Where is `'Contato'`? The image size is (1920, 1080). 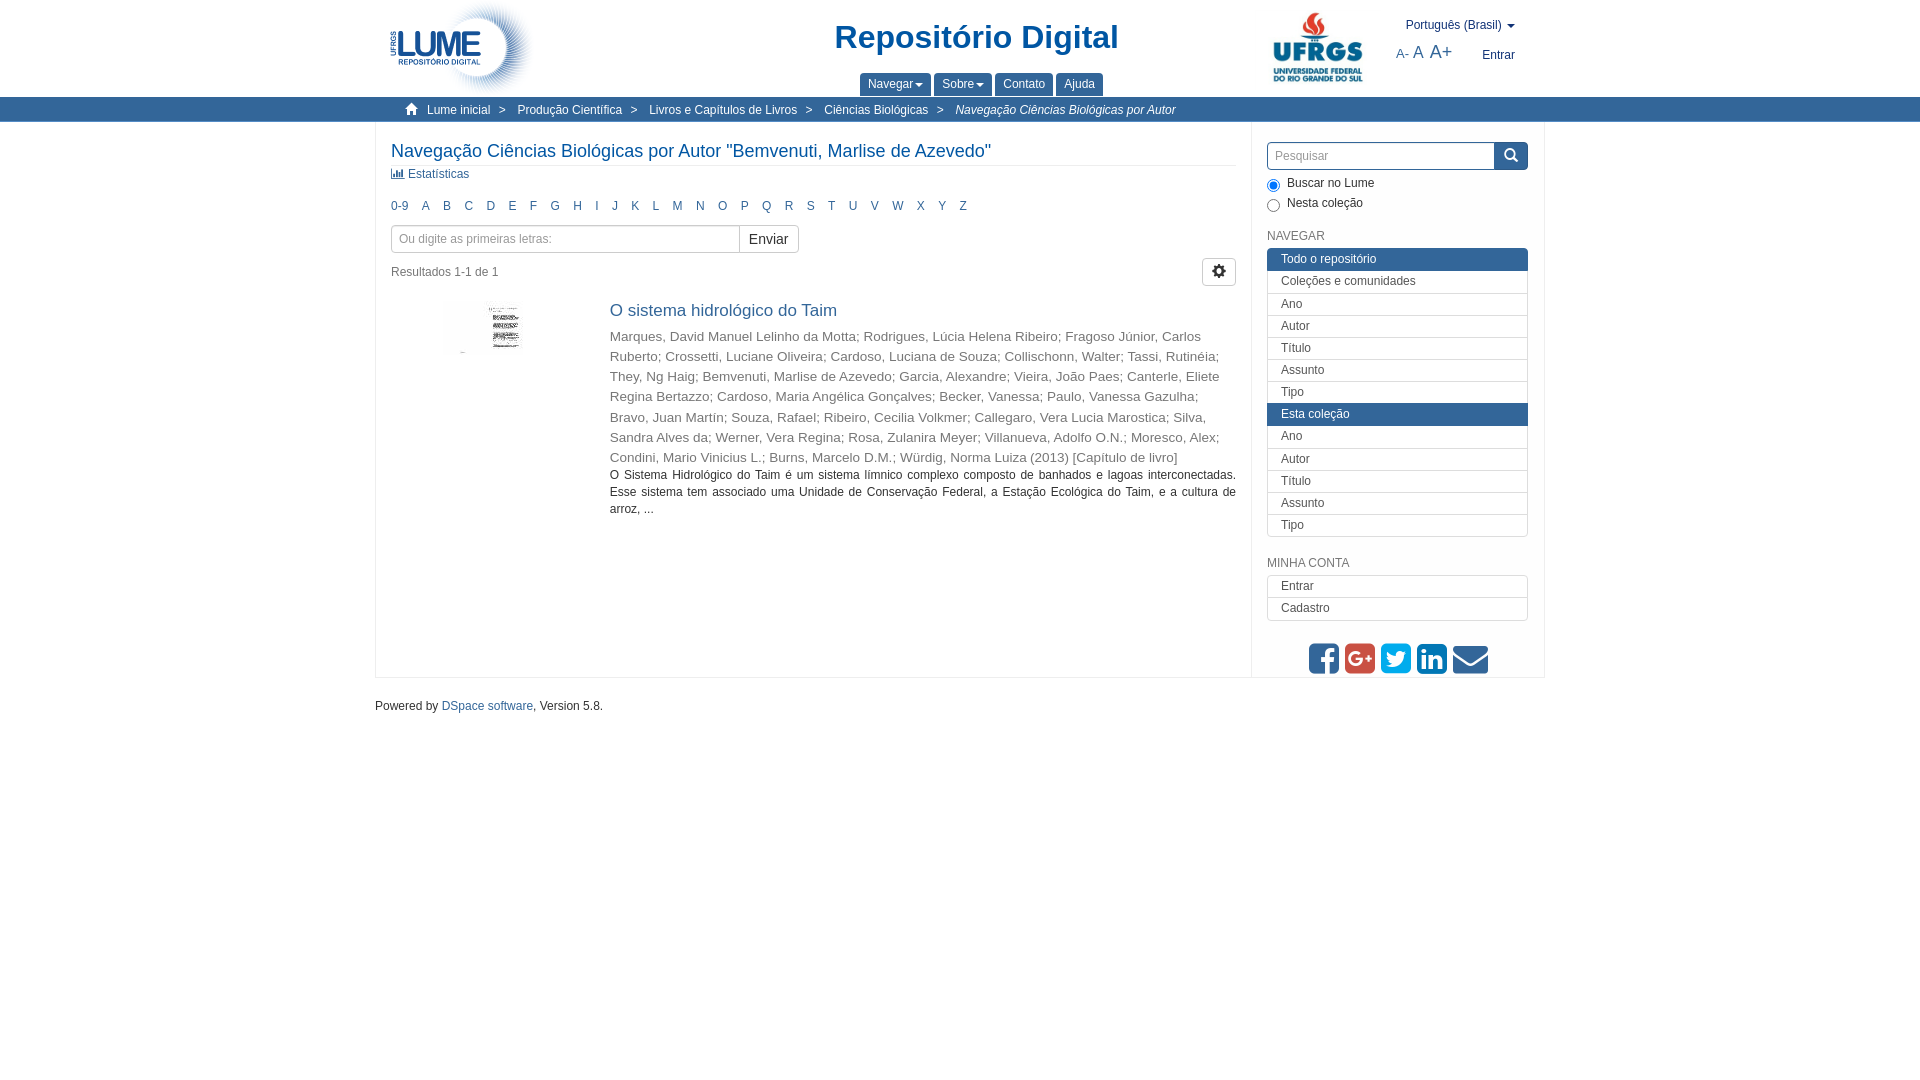 'Contato' is located at coordinates (1003, 83).